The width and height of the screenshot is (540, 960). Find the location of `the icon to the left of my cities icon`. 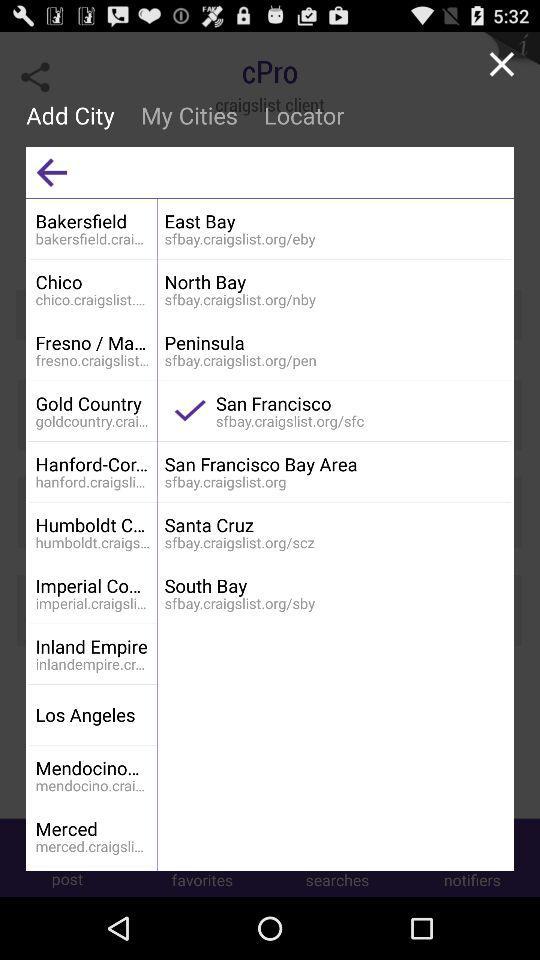

the icon to the left of my cities icon is located at coordinates (76, 115).